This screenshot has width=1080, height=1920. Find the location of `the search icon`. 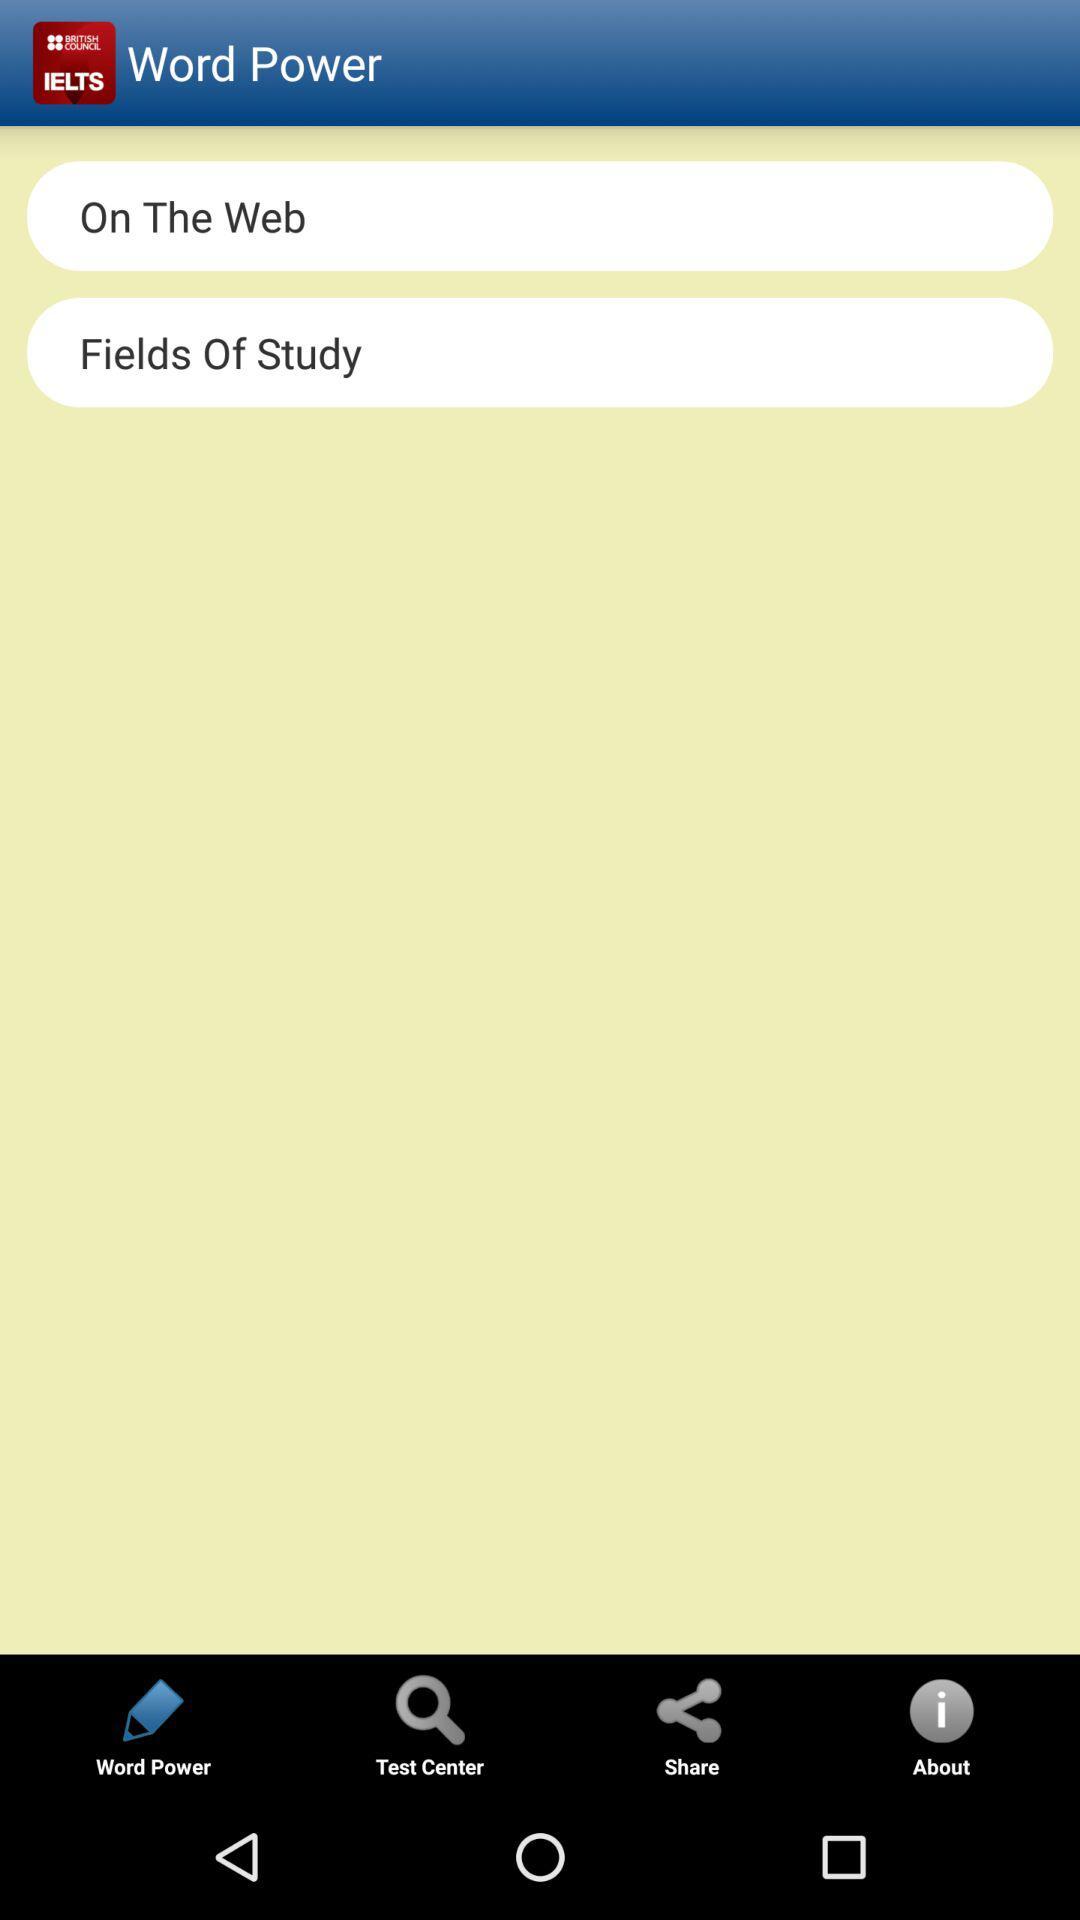

the search icon is located at coordinates (428, 1830).